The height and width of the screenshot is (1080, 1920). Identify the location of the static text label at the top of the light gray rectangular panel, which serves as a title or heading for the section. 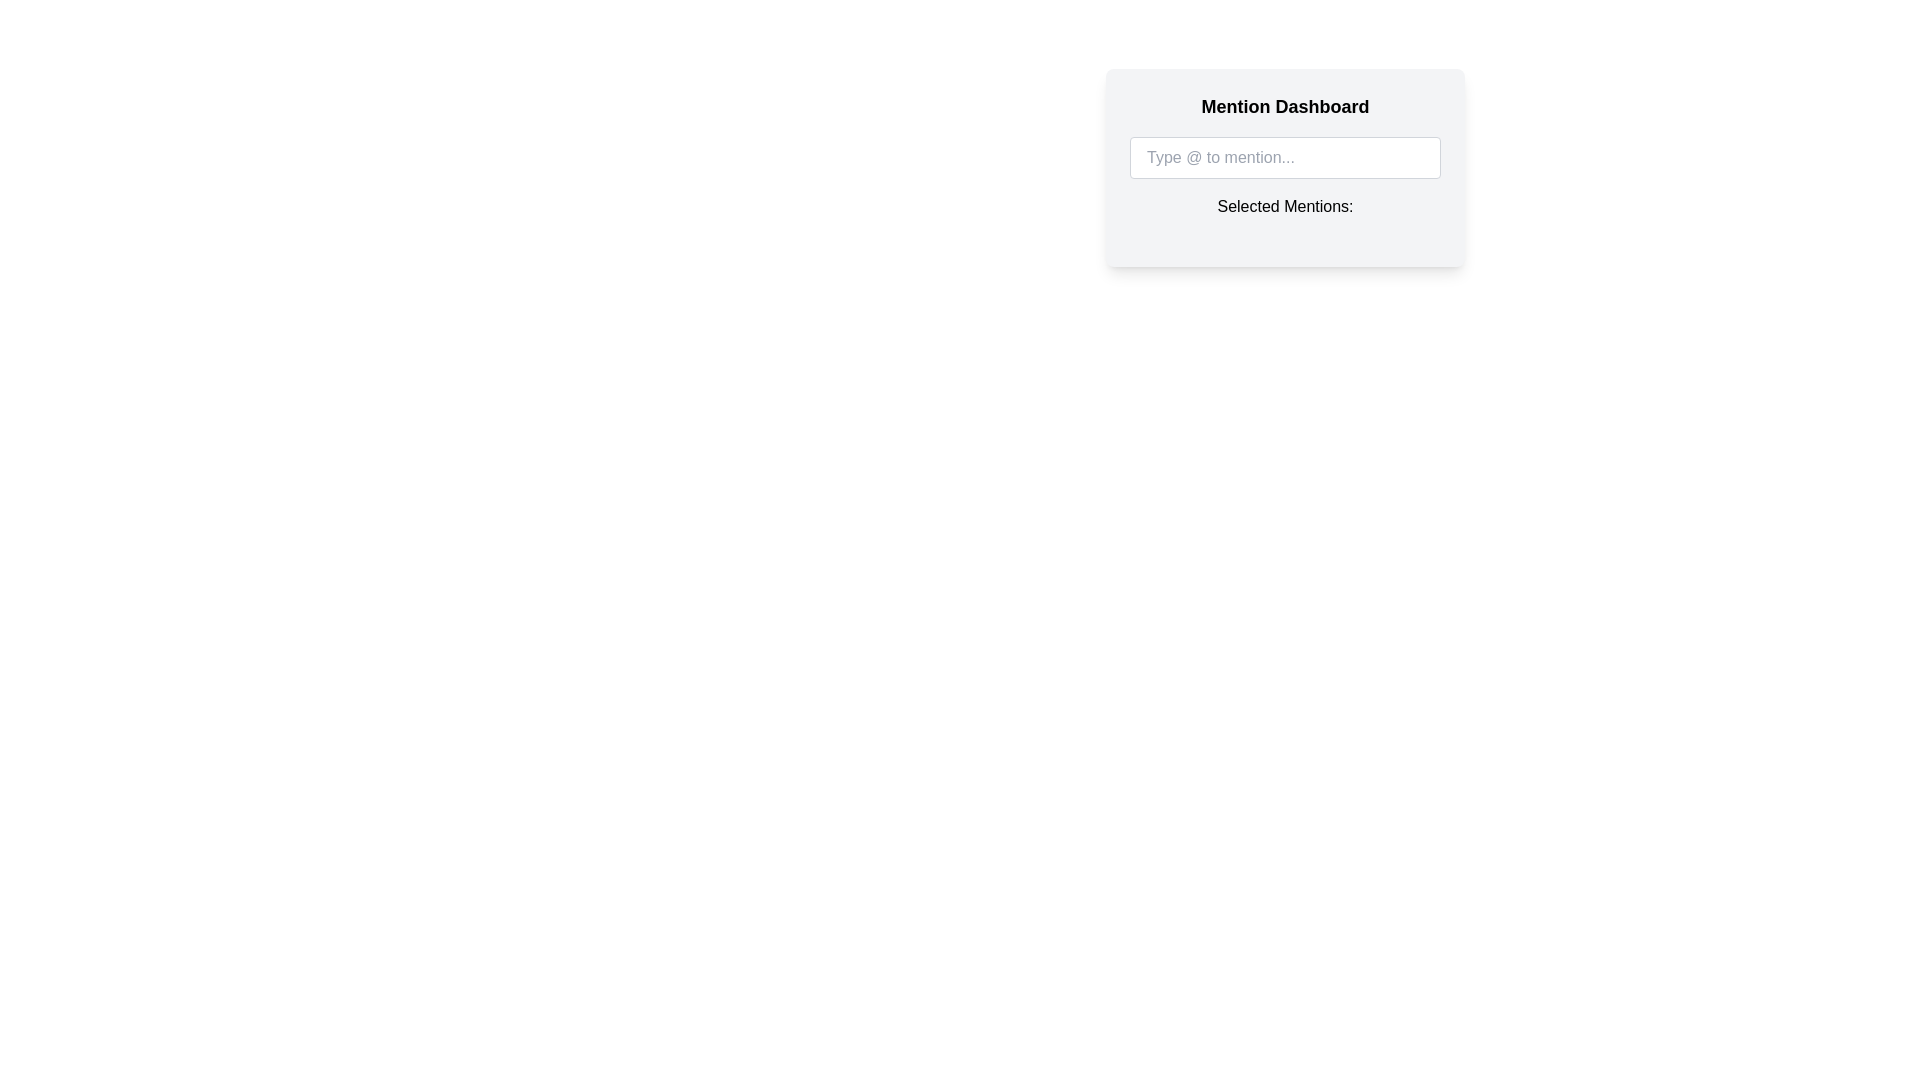
(1285, 107).